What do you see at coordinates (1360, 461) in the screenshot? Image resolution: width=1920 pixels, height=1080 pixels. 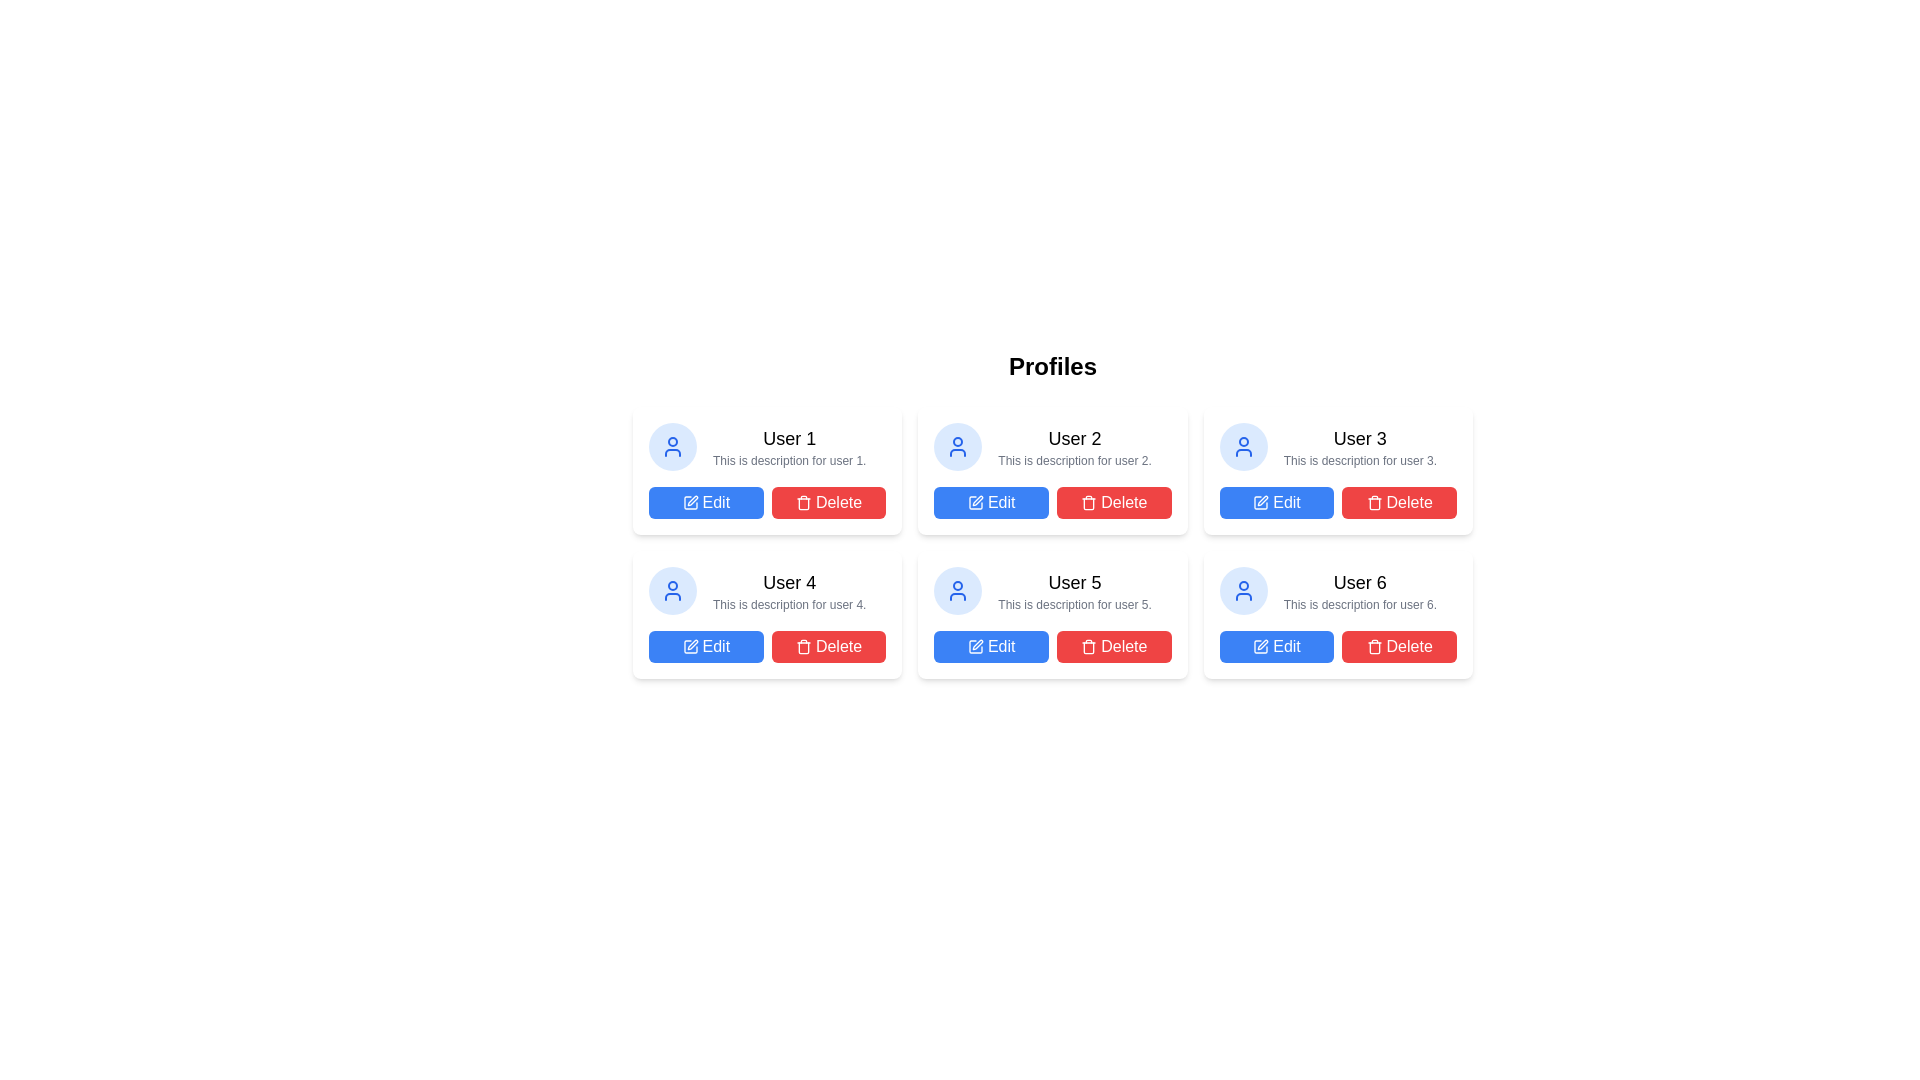 I see `the text label displaying auxiliary information for 'User 3' located below the title in the profile card in the top right corner of the profiles grid` at bounding box center [1360, 461].